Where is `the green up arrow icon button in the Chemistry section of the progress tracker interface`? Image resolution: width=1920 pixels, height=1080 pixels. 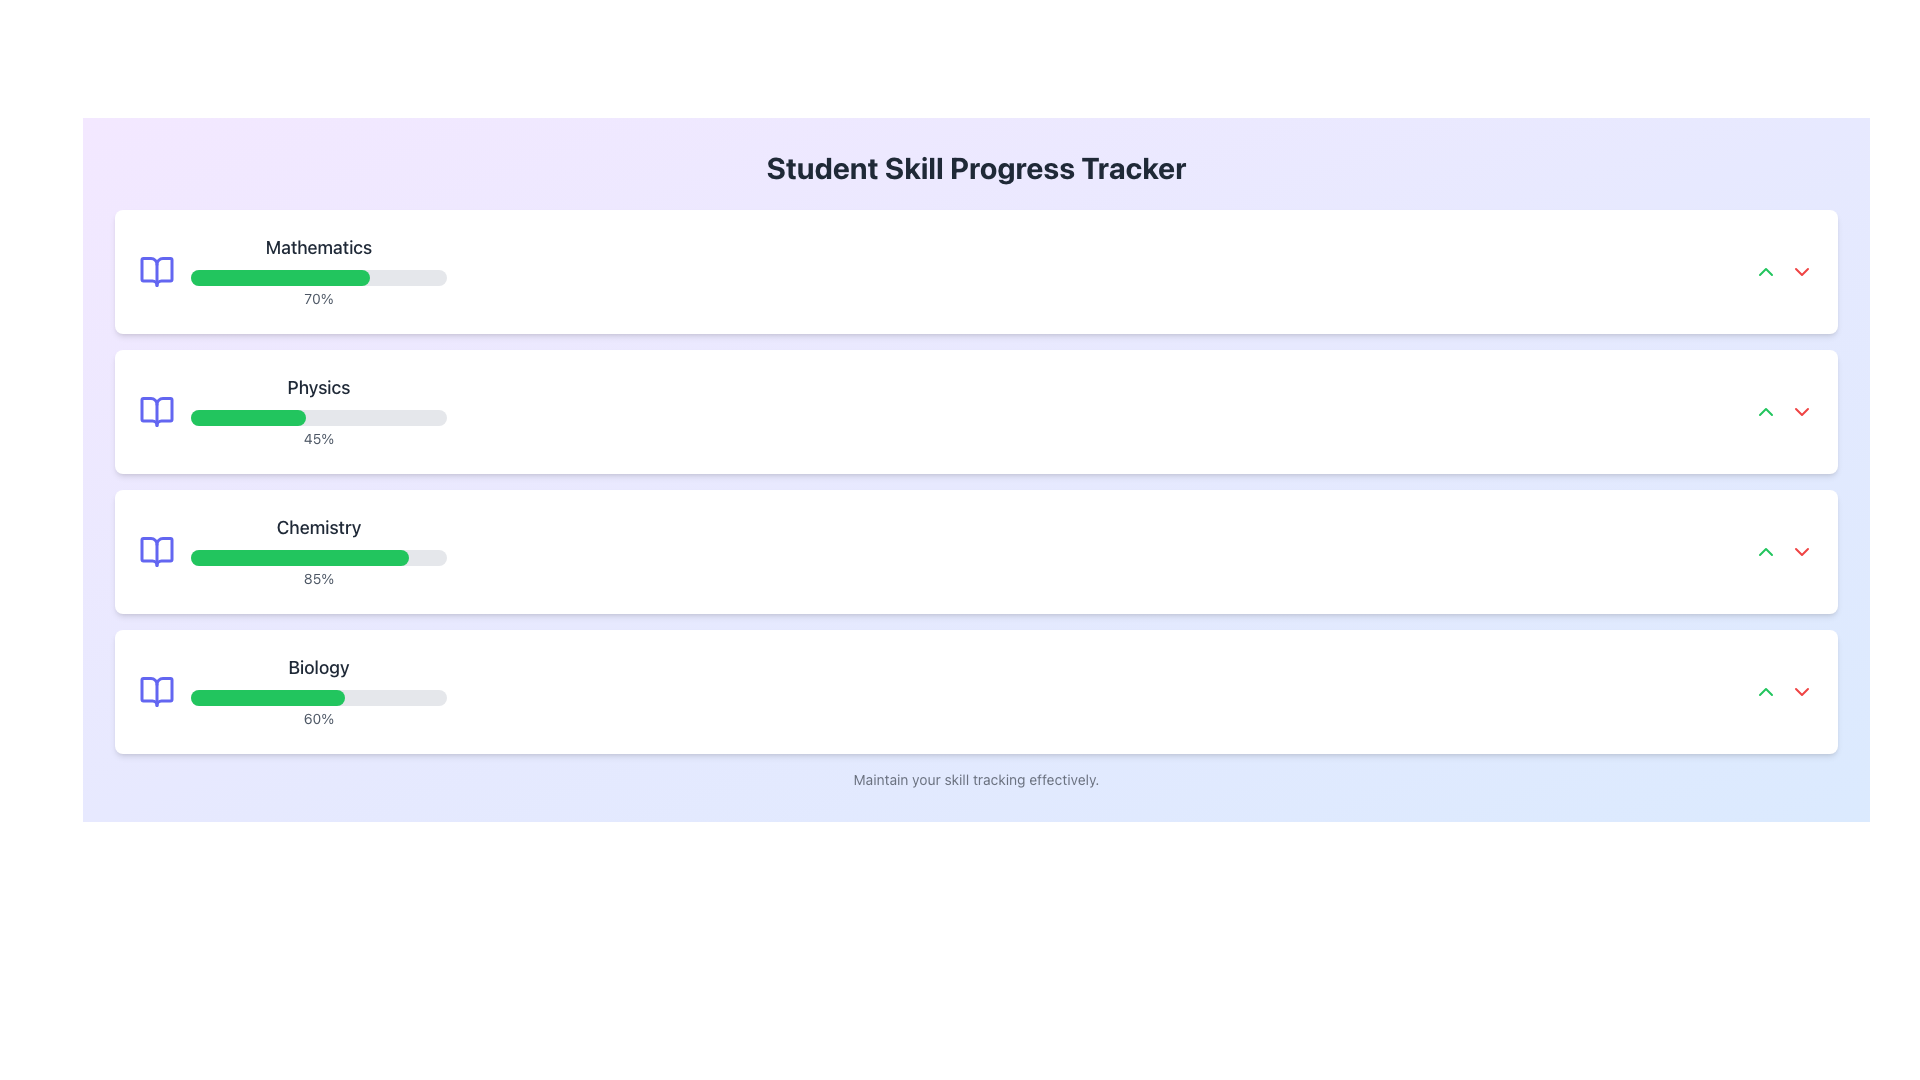
the green up arrow icon button in the Chemistry section of the progress tracker interface is located at coordinates (1766, 551).